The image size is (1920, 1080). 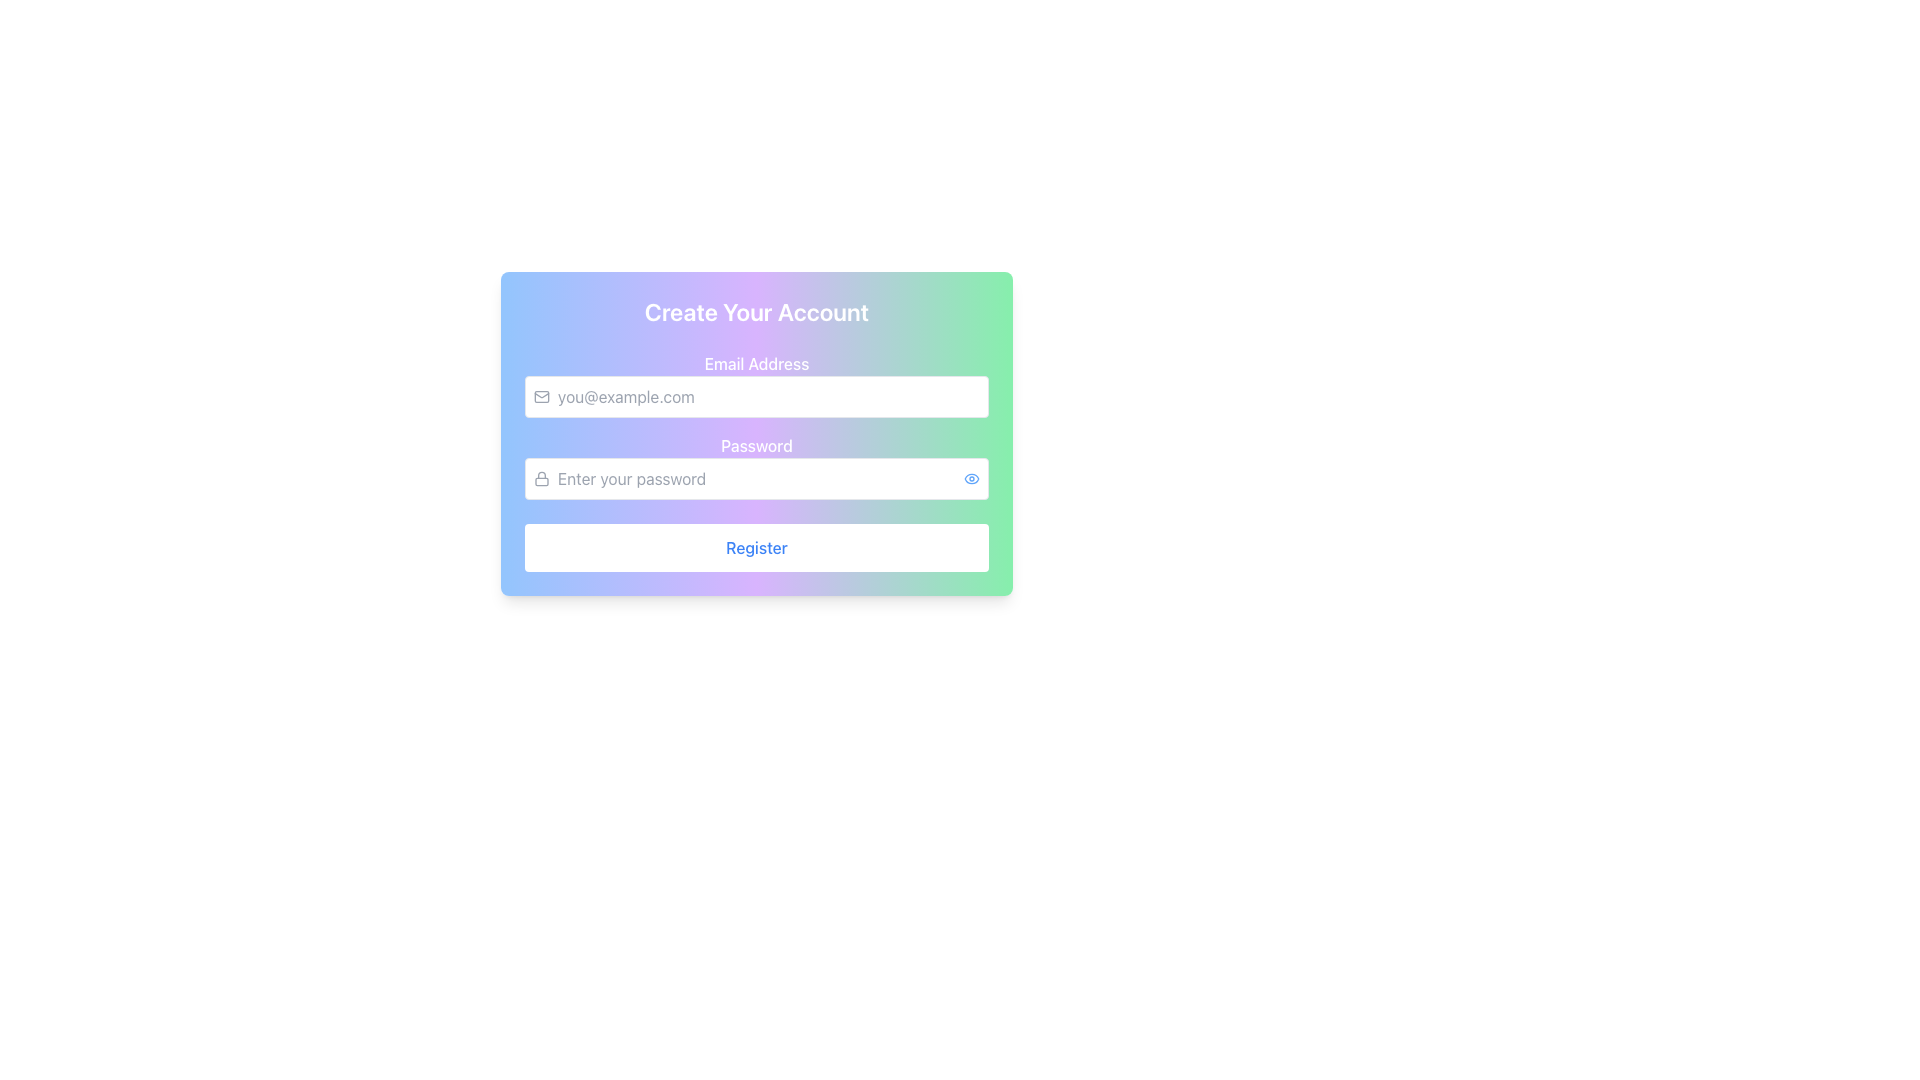 What do you see at coordinates (542, 397) in the screenshot?
I see `the email address input field icon located to the left of the email input, which visually indicates that the associated field is for entering an email address` at bounding box center [542, 397].